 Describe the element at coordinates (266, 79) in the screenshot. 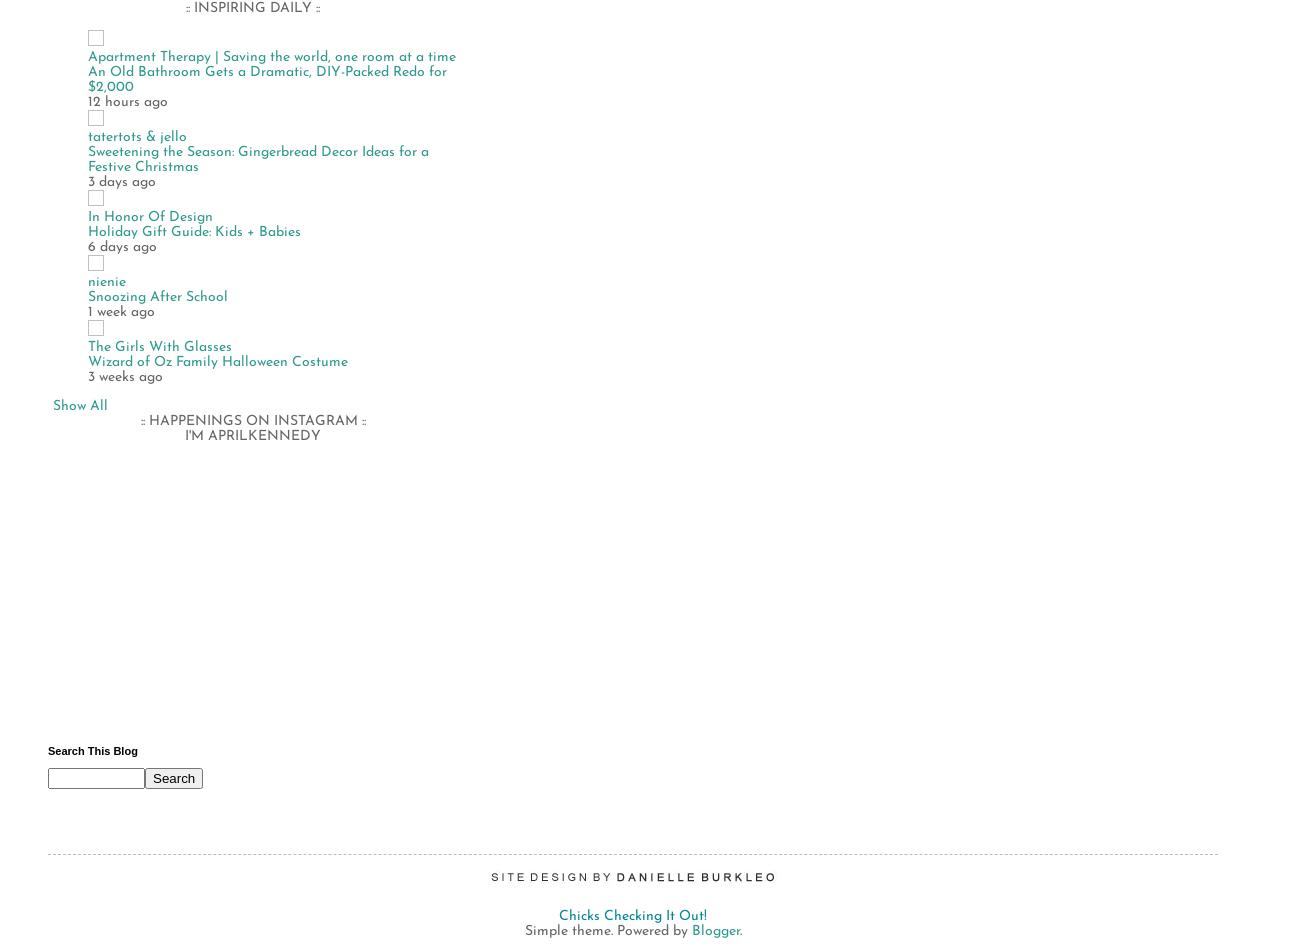

I see `'An Old Bathroom Gets a Dramatic, DIY-Packed Redo for $2,000'` at that location.